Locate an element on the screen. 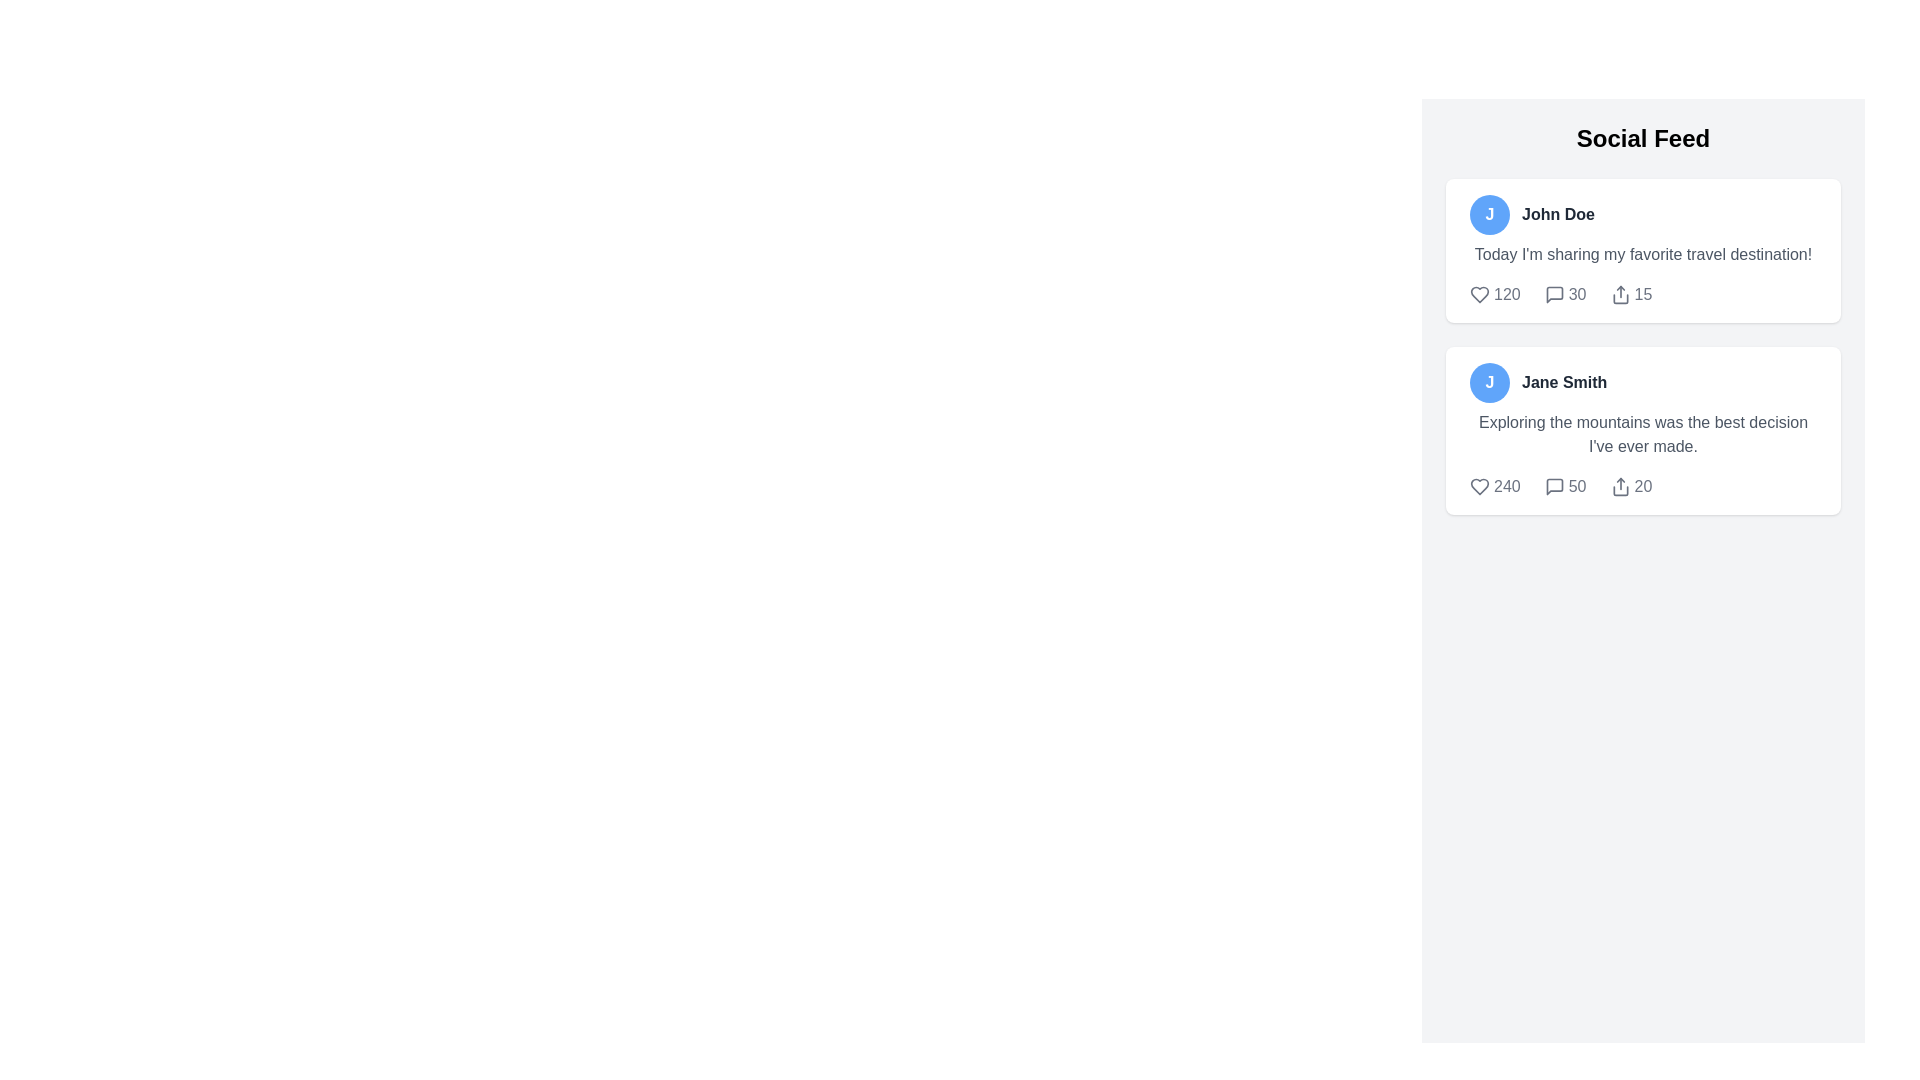  the Text Display showing the number '50', which is prominently bold and located within the second post card of the Social Feed section, positioned between a comment icon and a sharing icon is located at coordinates (1576, 486).